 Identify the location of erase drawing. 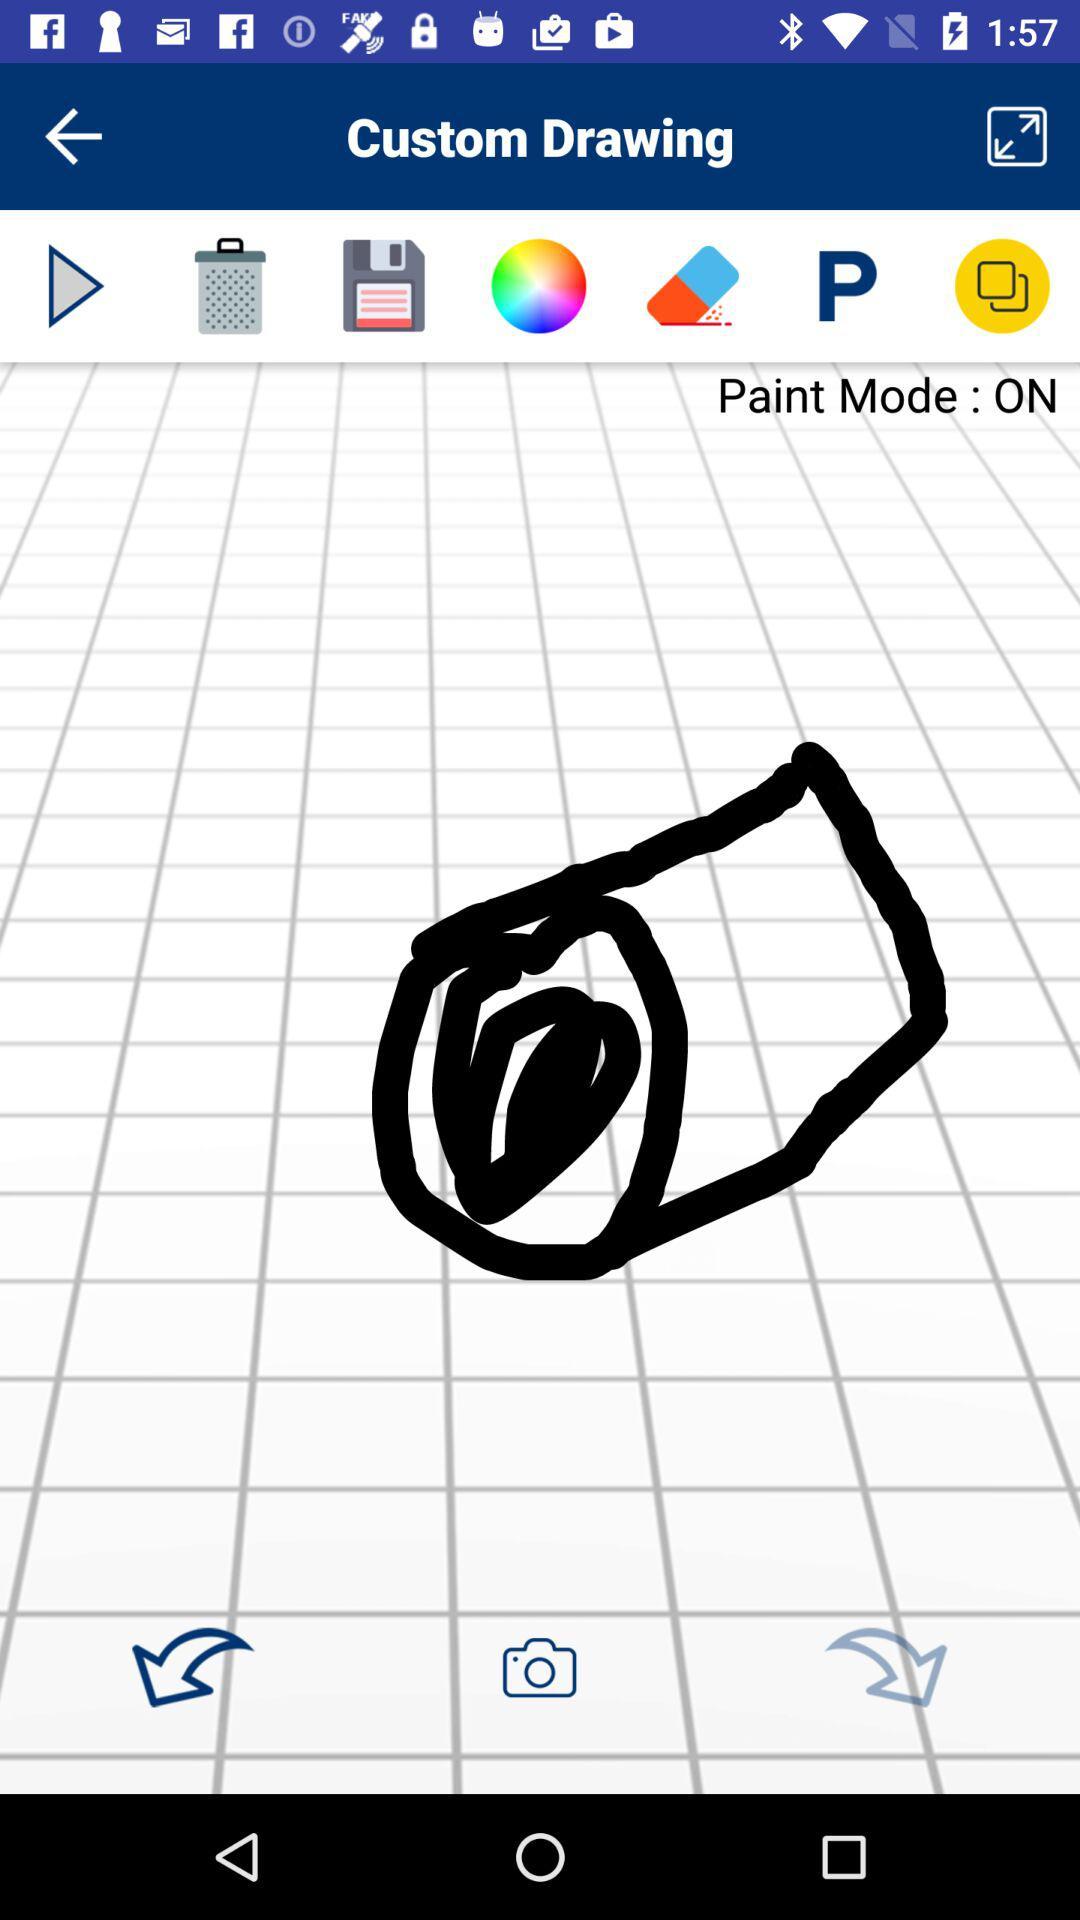
(692, 285).